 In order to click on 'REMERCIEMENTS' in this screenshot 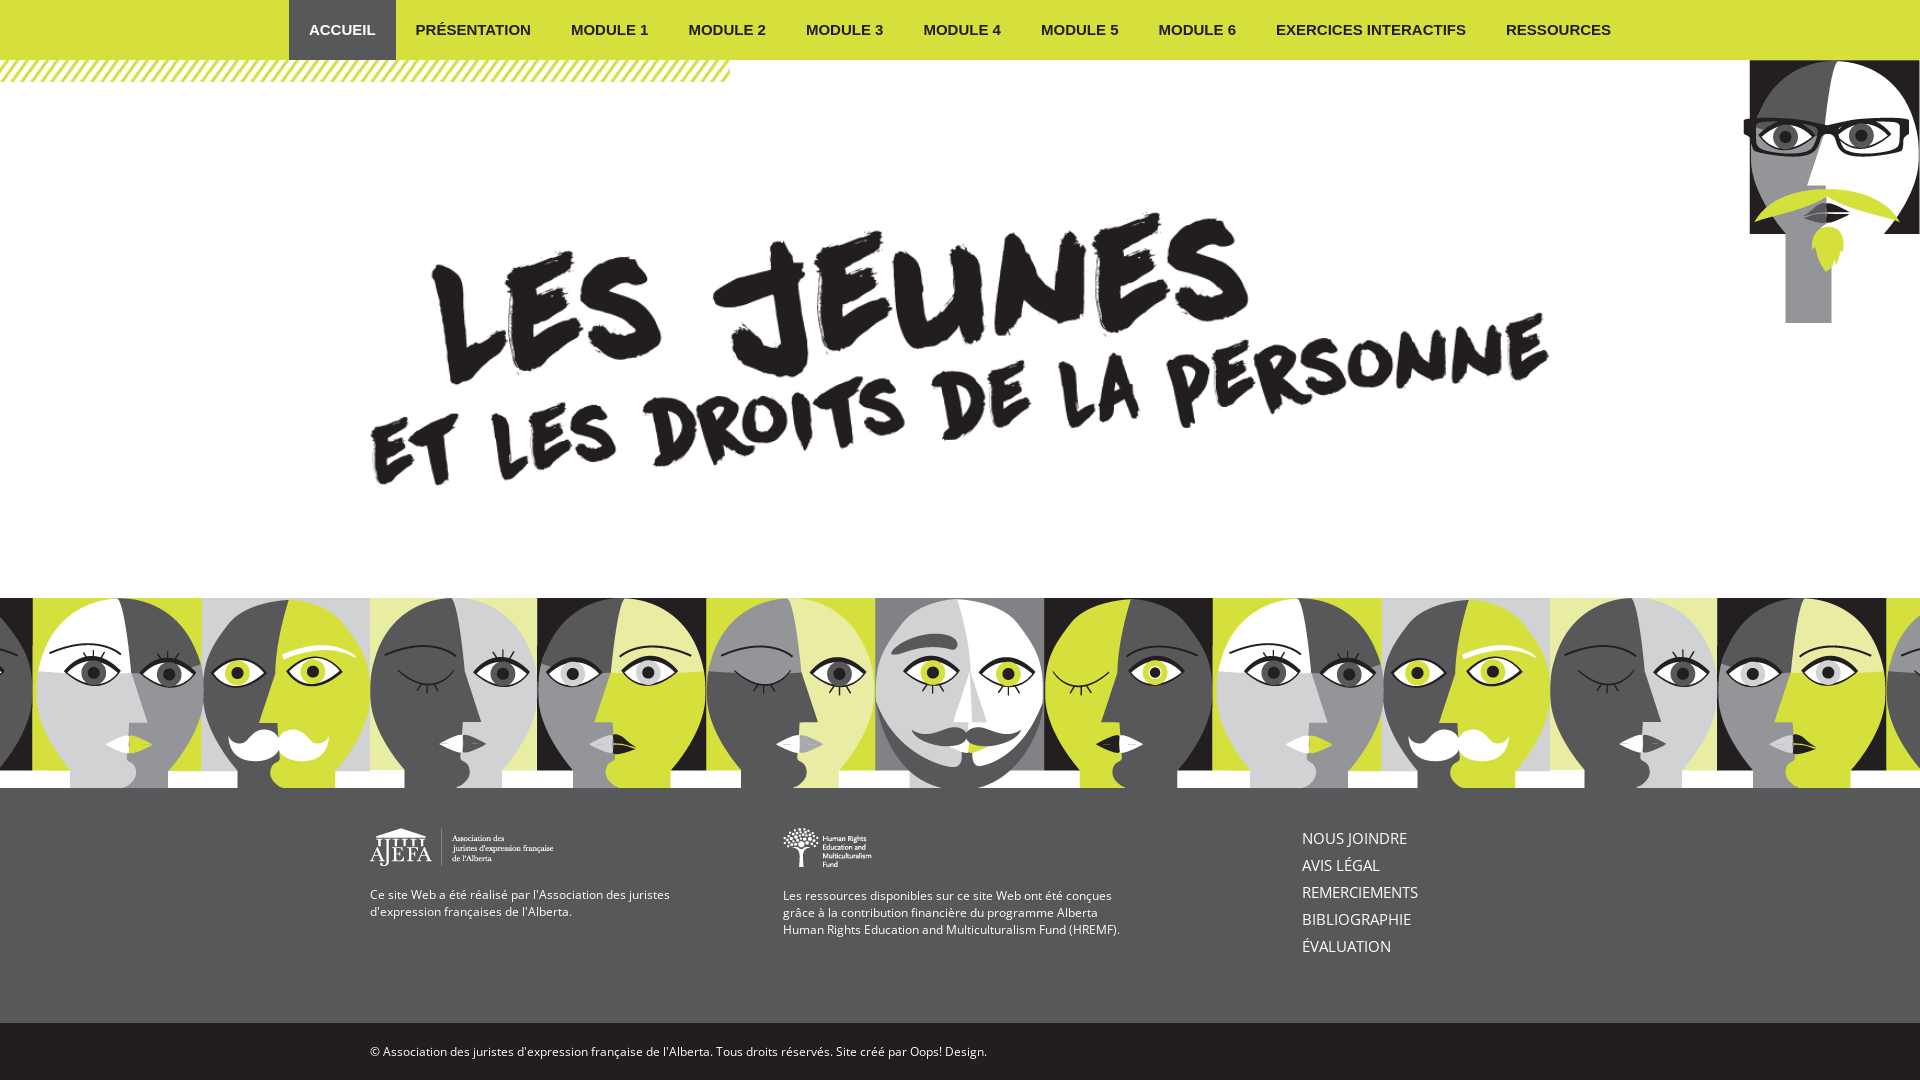, I will do `click(1359, 890)`.